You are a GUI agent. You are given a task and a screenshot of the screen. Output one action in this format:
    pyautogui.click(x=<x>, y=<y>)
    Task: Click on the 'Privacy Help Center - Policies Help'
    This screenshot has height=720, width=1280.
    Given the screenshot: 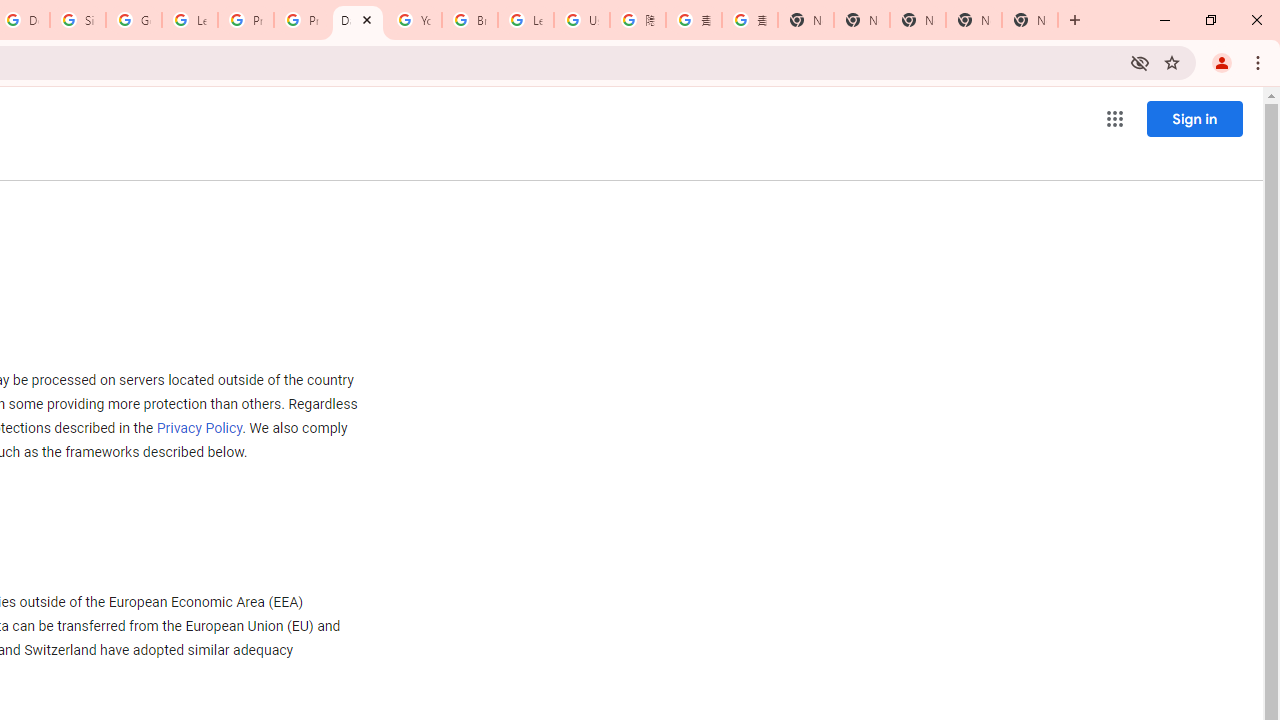 What is the action you would take?
    pyautogui.click(x=244, y=20)
    